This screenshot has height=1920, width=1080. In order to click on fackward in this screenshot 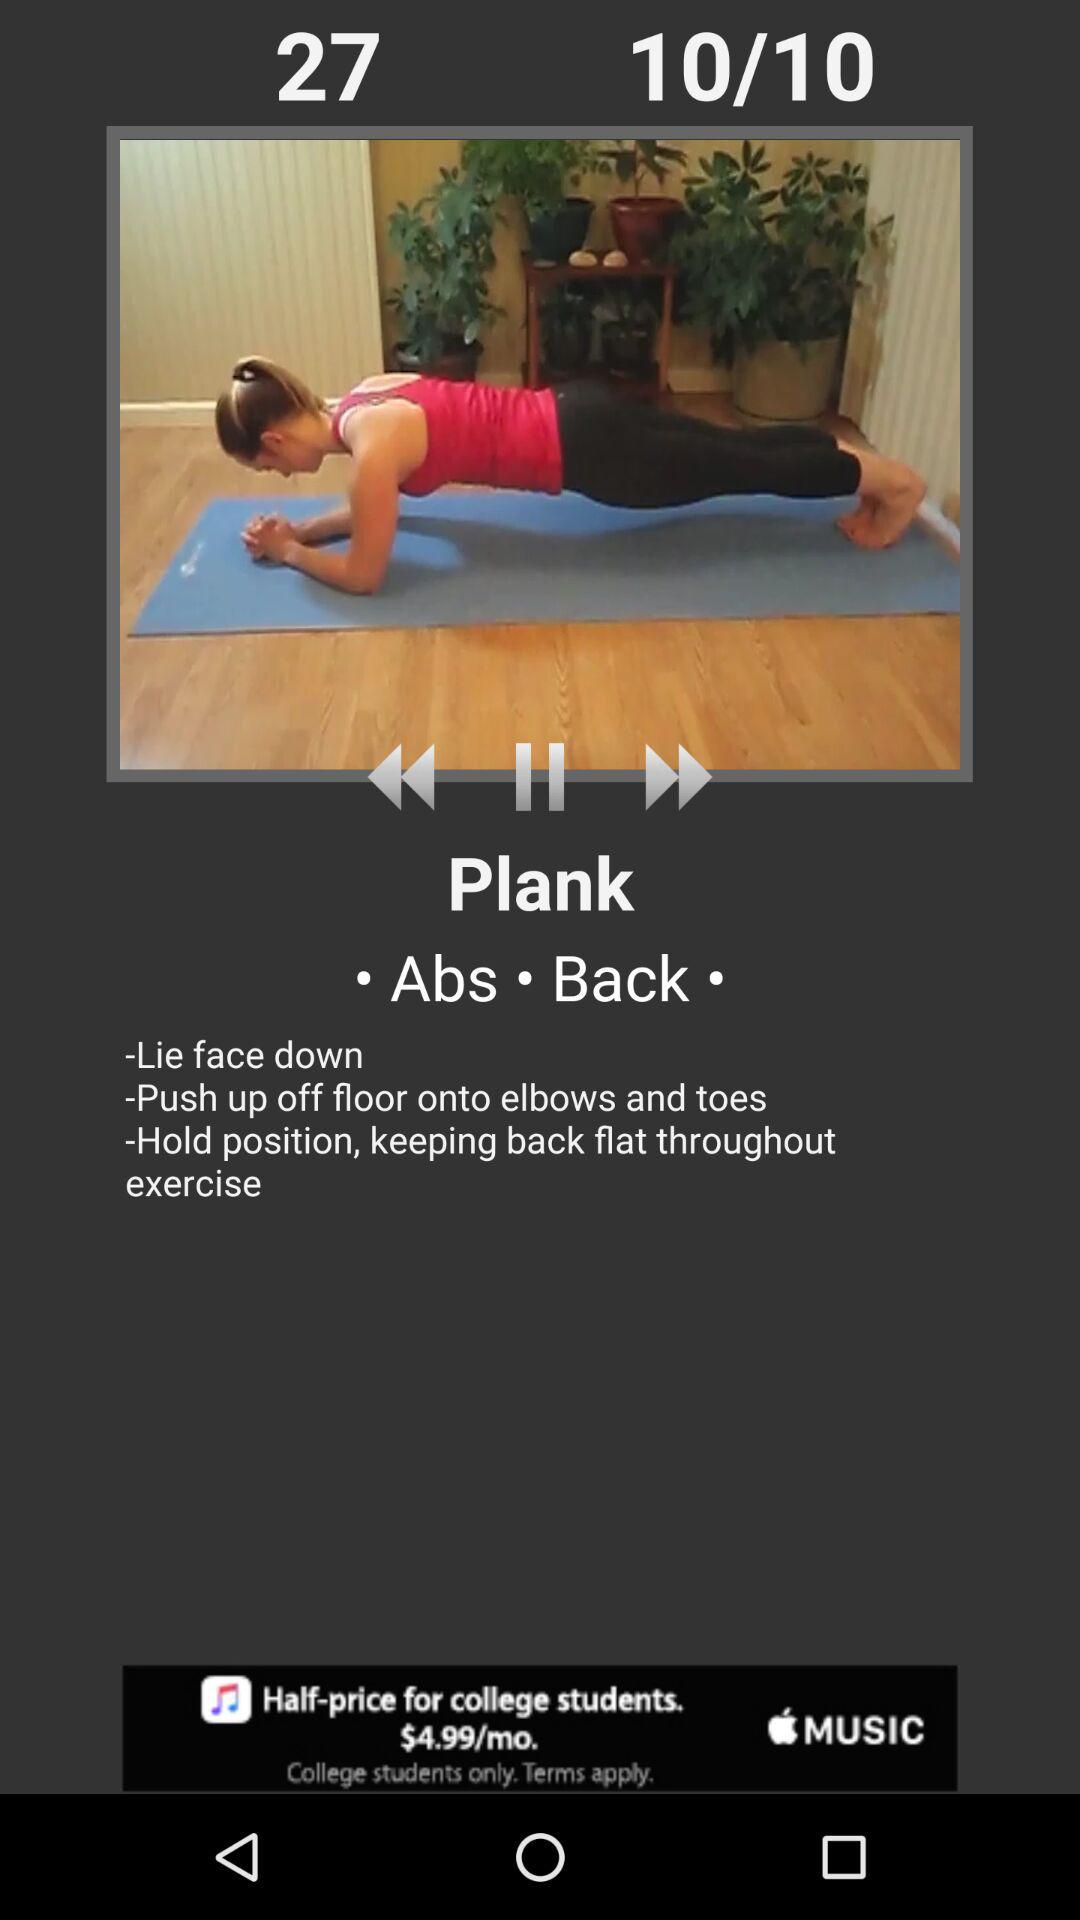, I will do `click(671, 776)`.